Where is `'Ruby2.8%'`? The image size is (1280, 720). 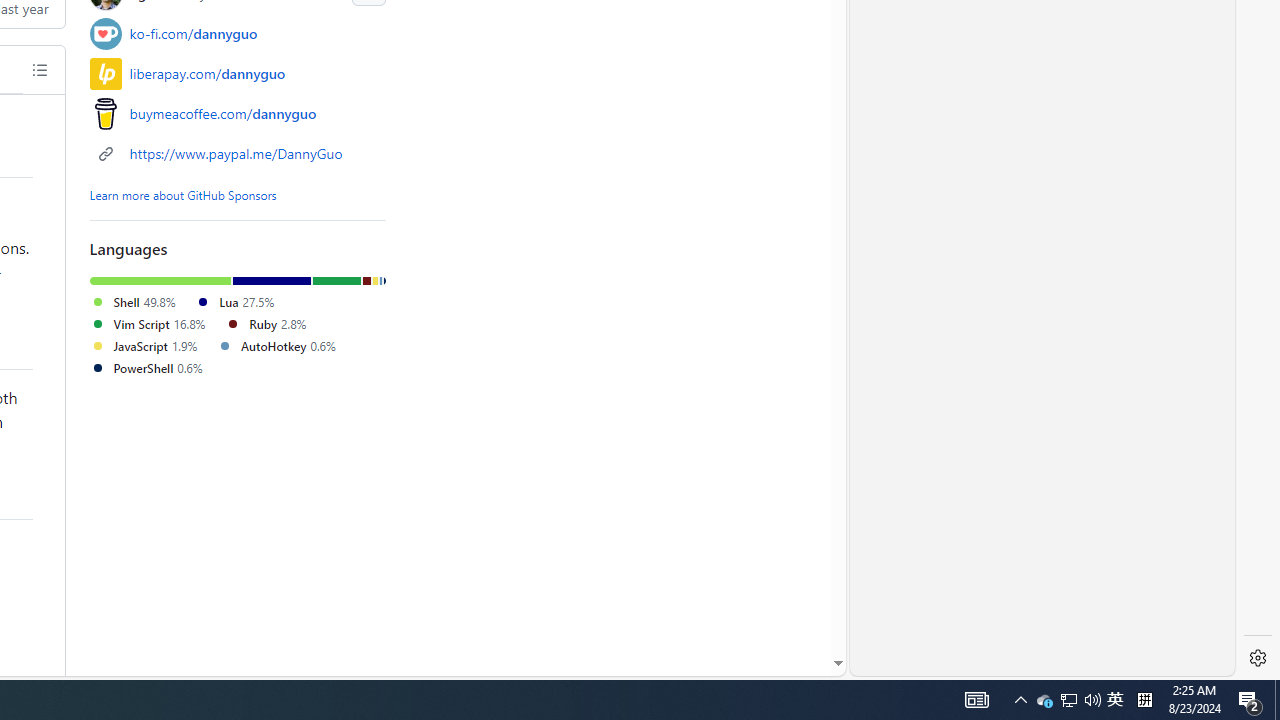
'Ruby2.8%' is located at coordinates (272, 324).